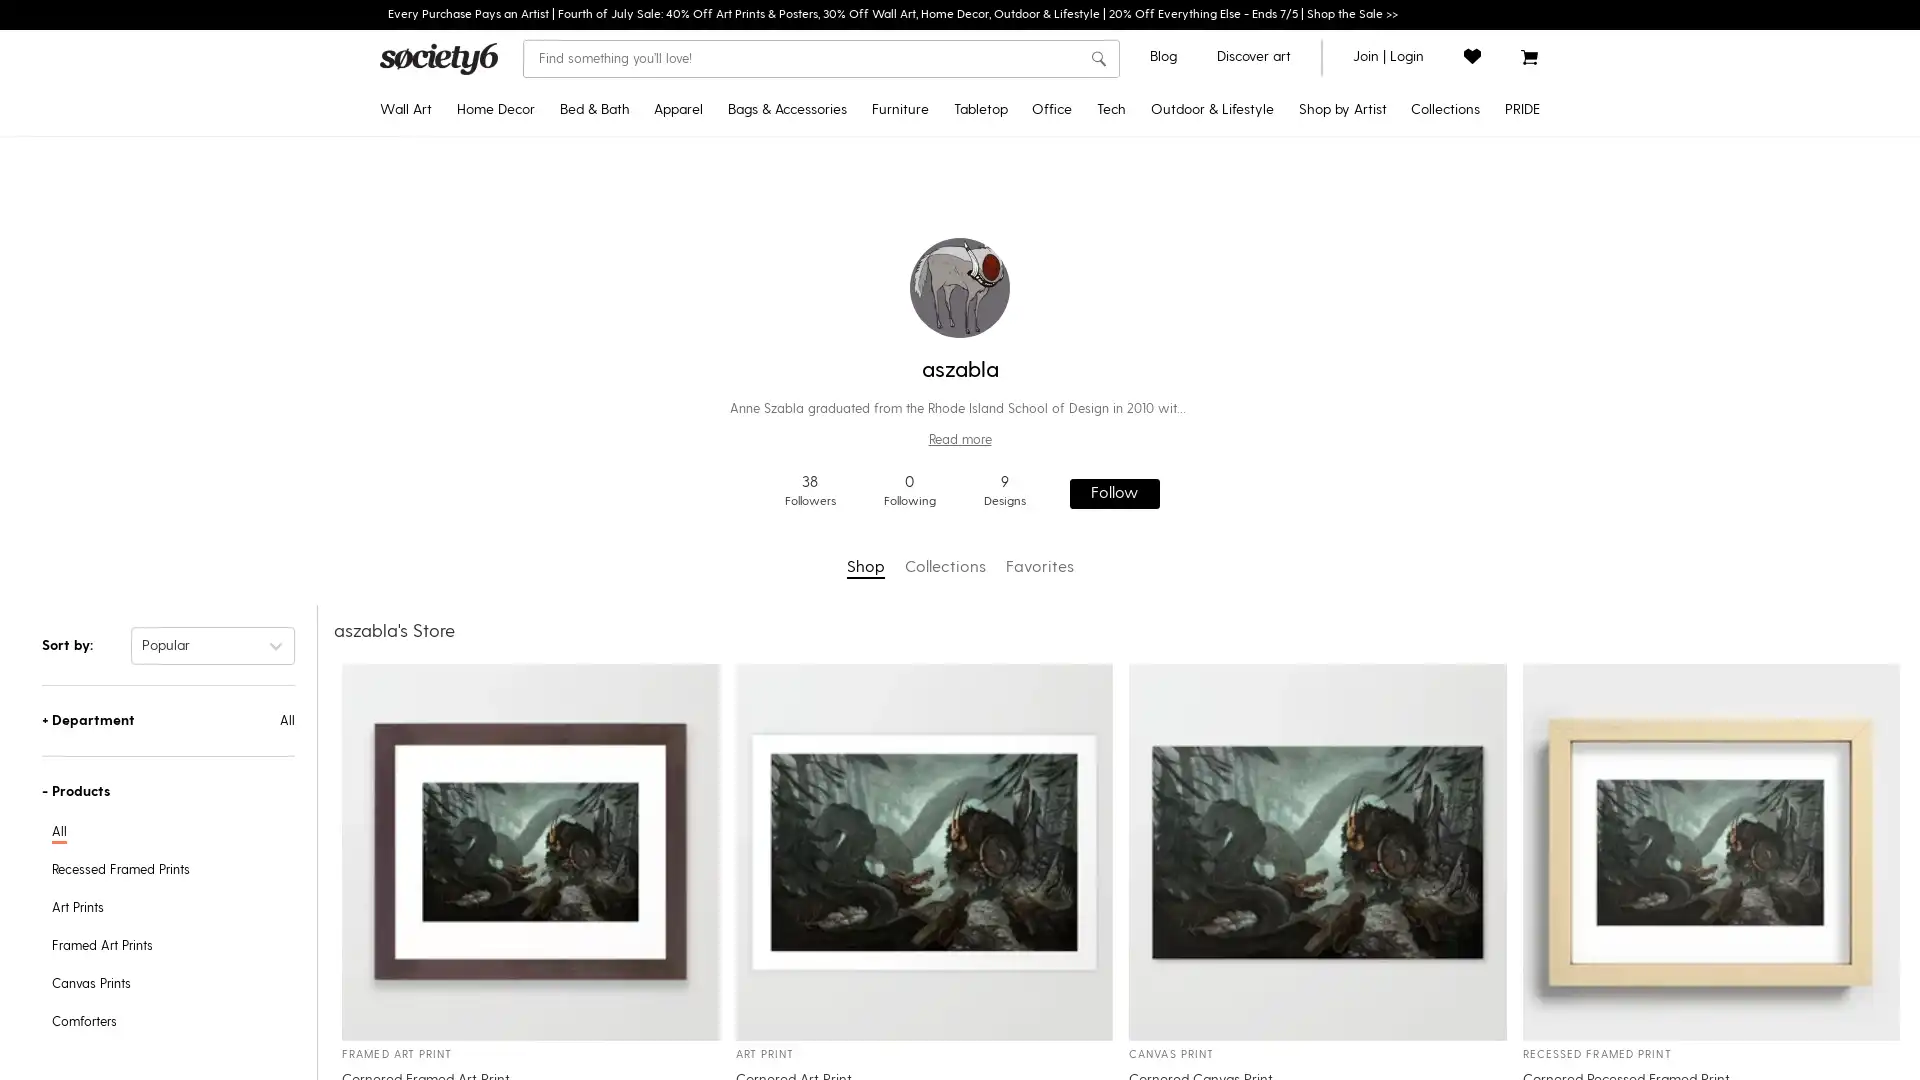 This screenshot has height=1080, width=1920. I want to click on Outdoor RugsNEW, so click(1238, 160).